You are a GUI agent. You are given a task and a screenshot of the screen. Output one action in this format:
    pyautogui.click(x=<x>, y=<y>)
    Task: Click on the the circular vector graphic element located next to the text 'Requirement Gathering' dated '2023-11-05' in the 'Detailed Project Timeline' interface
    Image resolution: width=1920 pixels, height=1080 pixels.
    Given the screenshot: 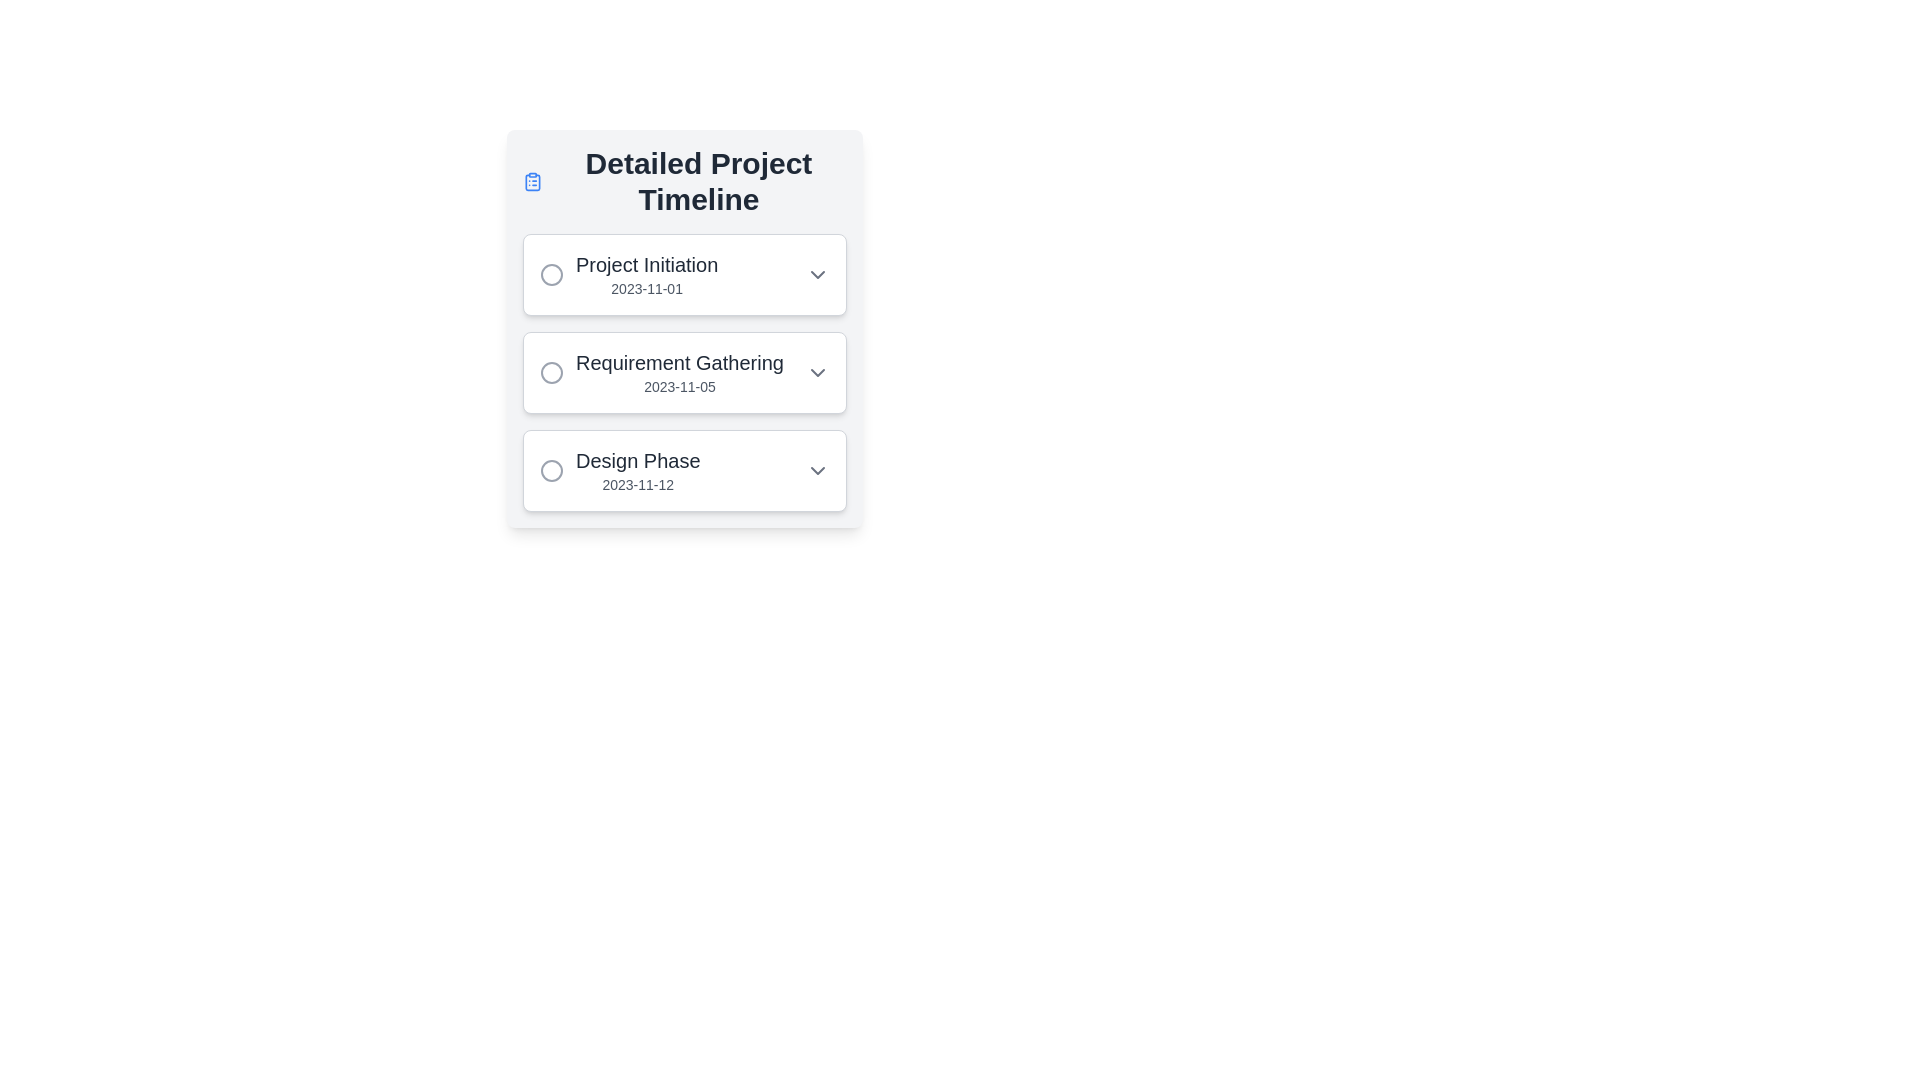 What is the action you would take?
    pyautogui.click(x=552, y=373)
    